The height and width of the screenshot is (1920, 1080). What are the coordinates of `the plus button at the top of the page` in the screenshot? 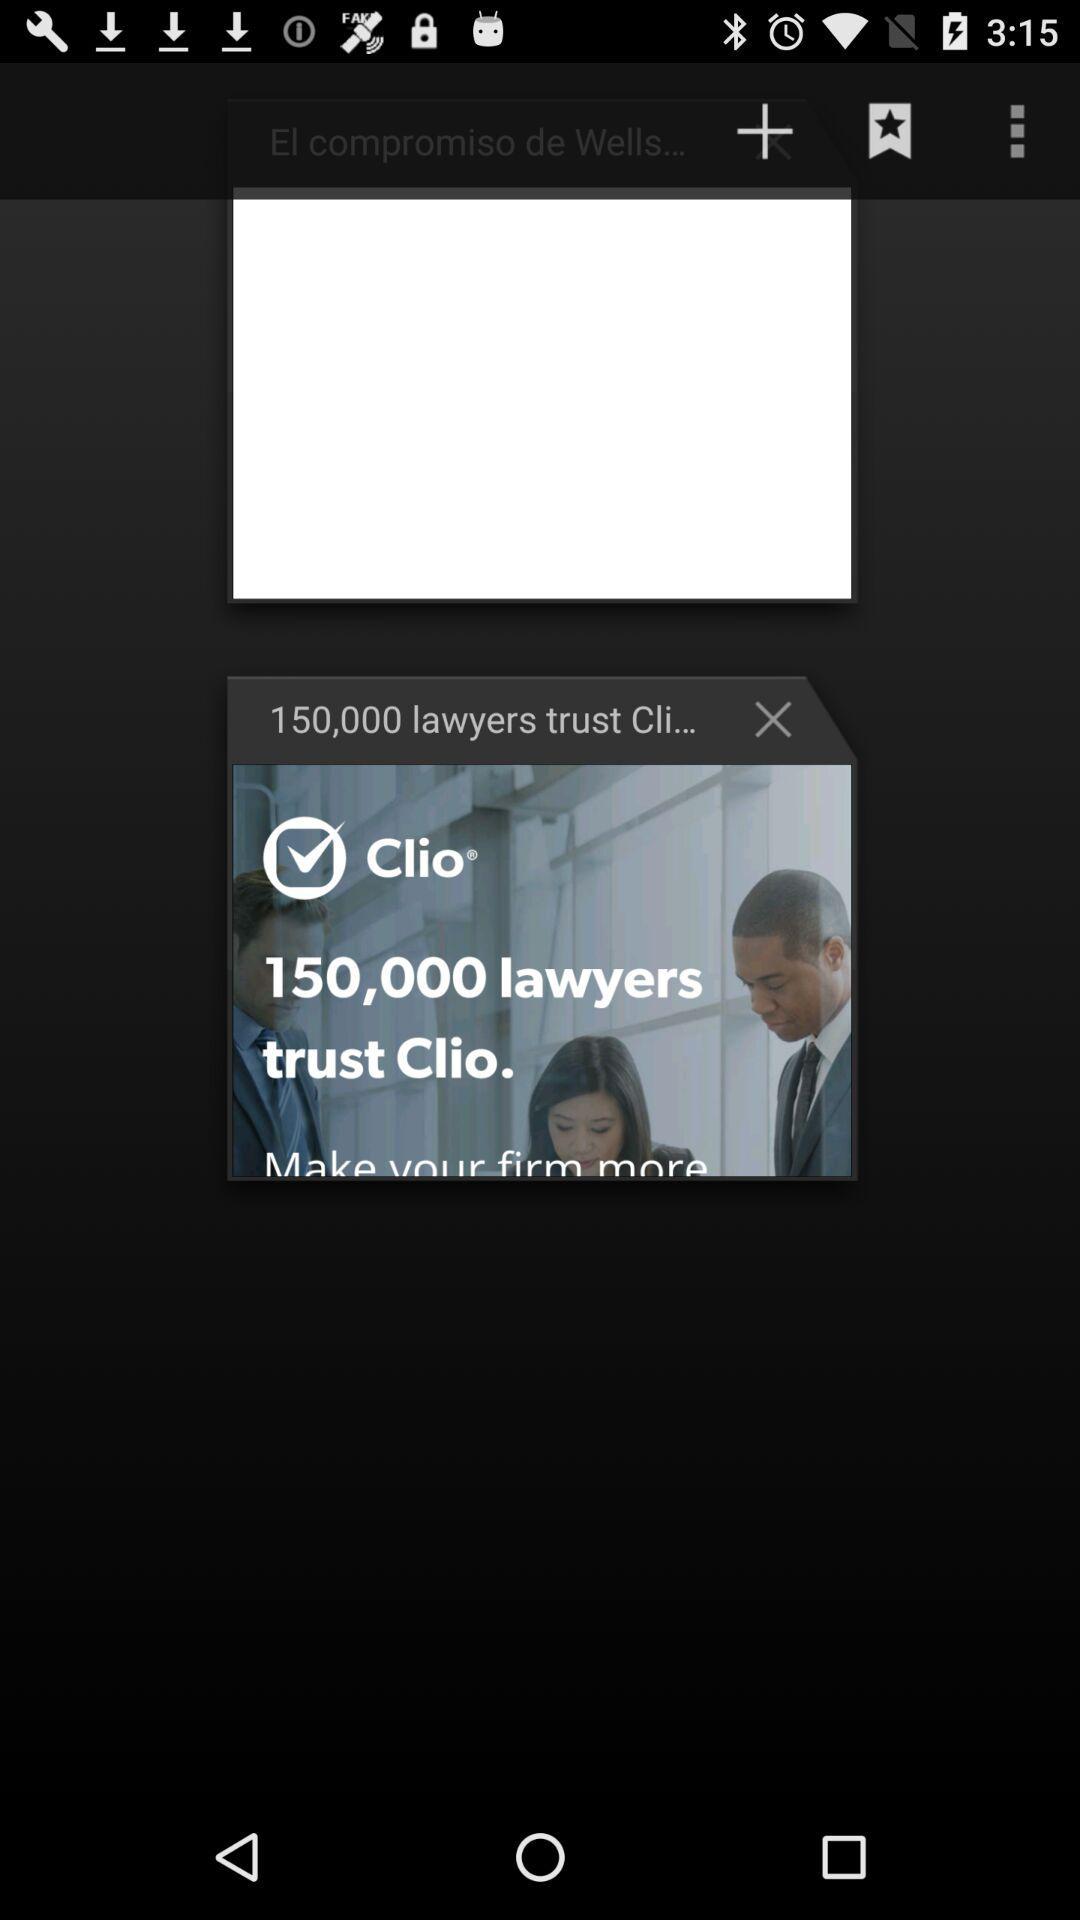 It's located at (764, 130).